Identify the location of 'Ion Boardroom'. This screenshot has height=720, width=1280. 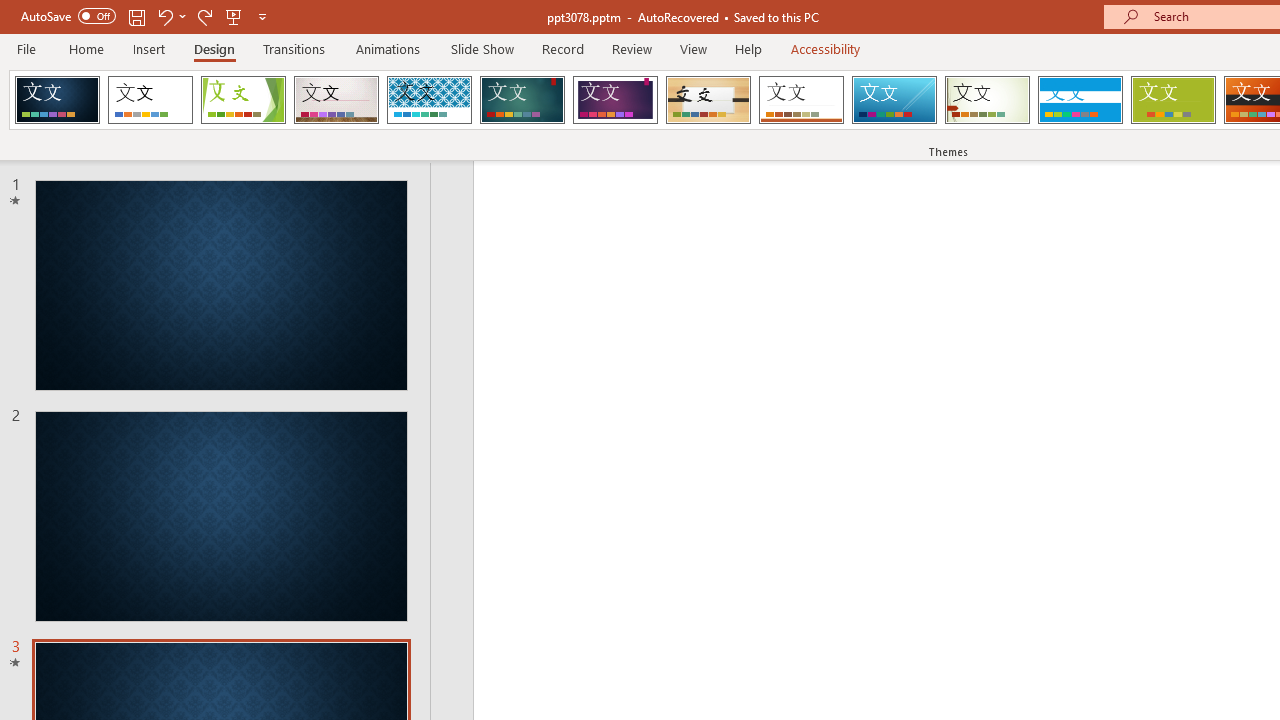
(614, 100).